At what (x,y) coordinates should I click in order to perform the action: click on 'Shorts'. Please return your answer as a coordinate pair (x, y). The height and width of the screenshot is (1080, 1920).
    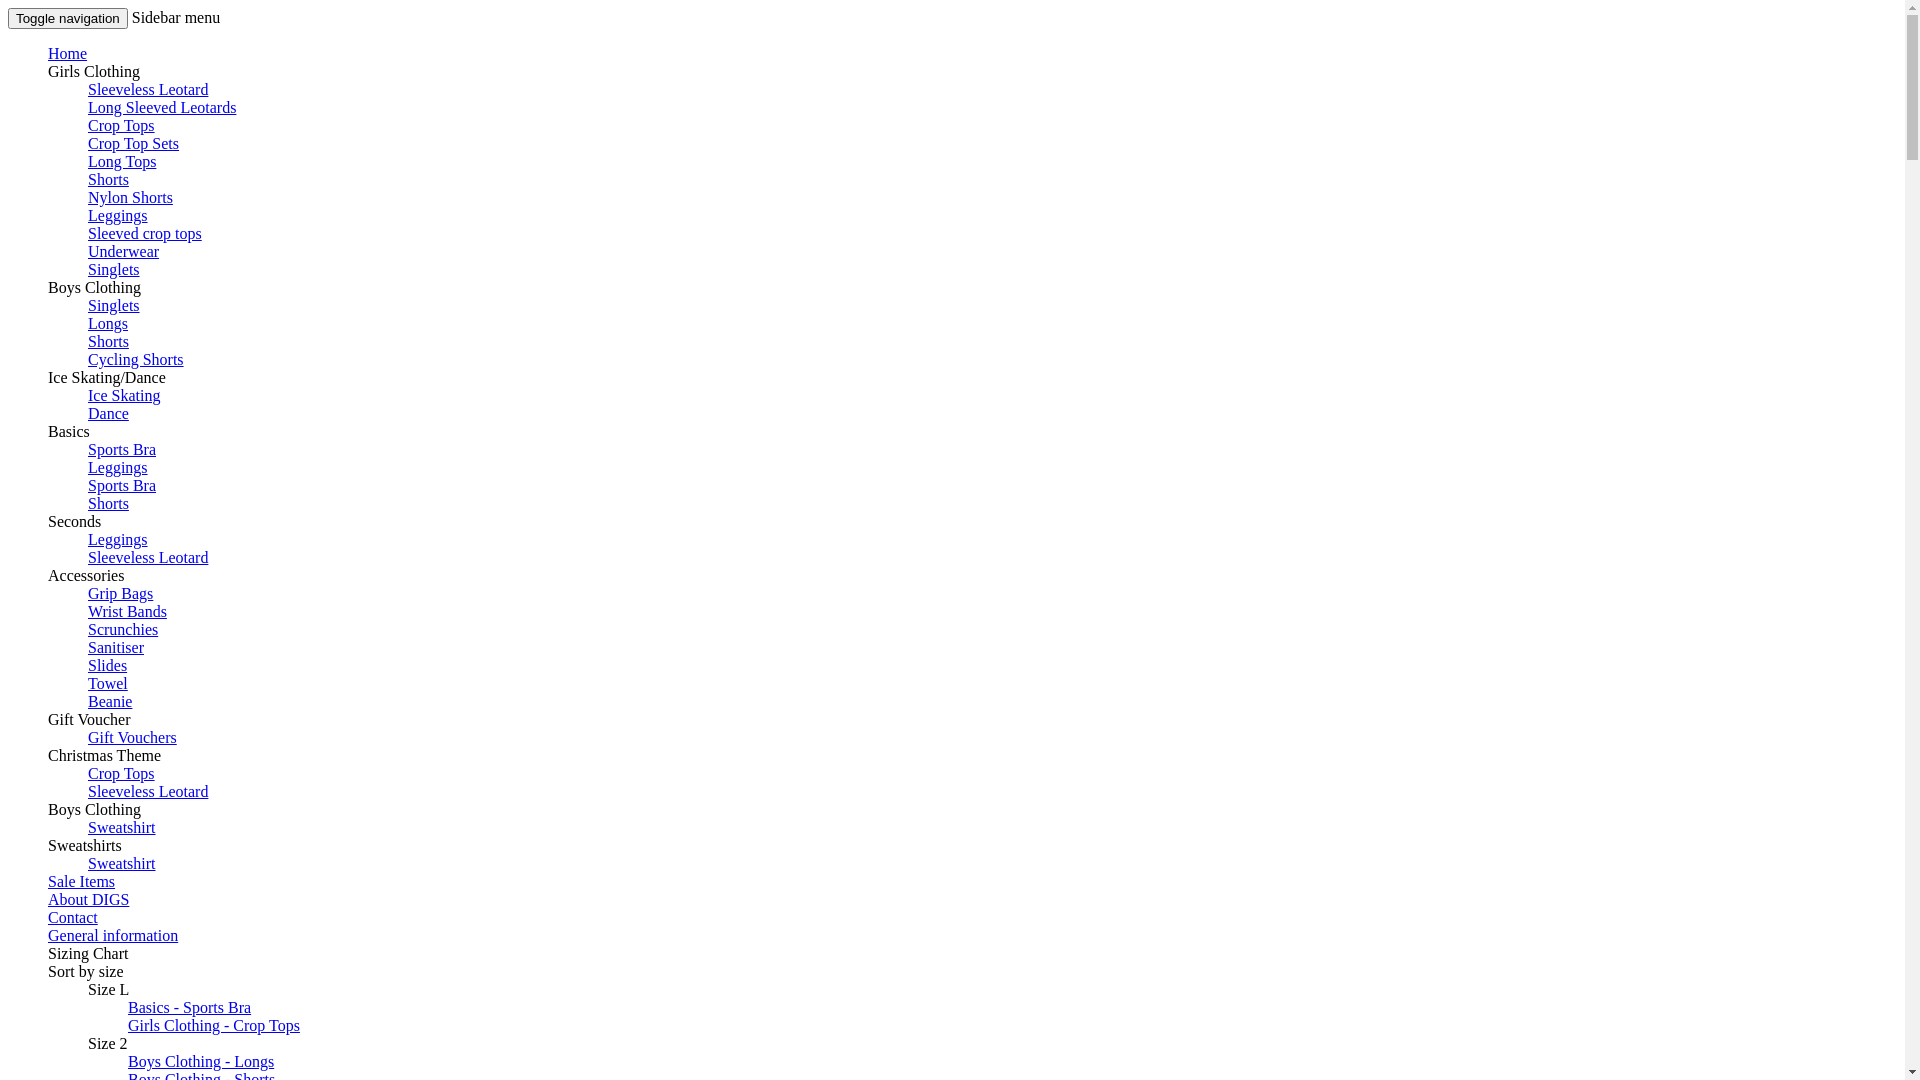
    Looking at the image, I should click on (107, 340).